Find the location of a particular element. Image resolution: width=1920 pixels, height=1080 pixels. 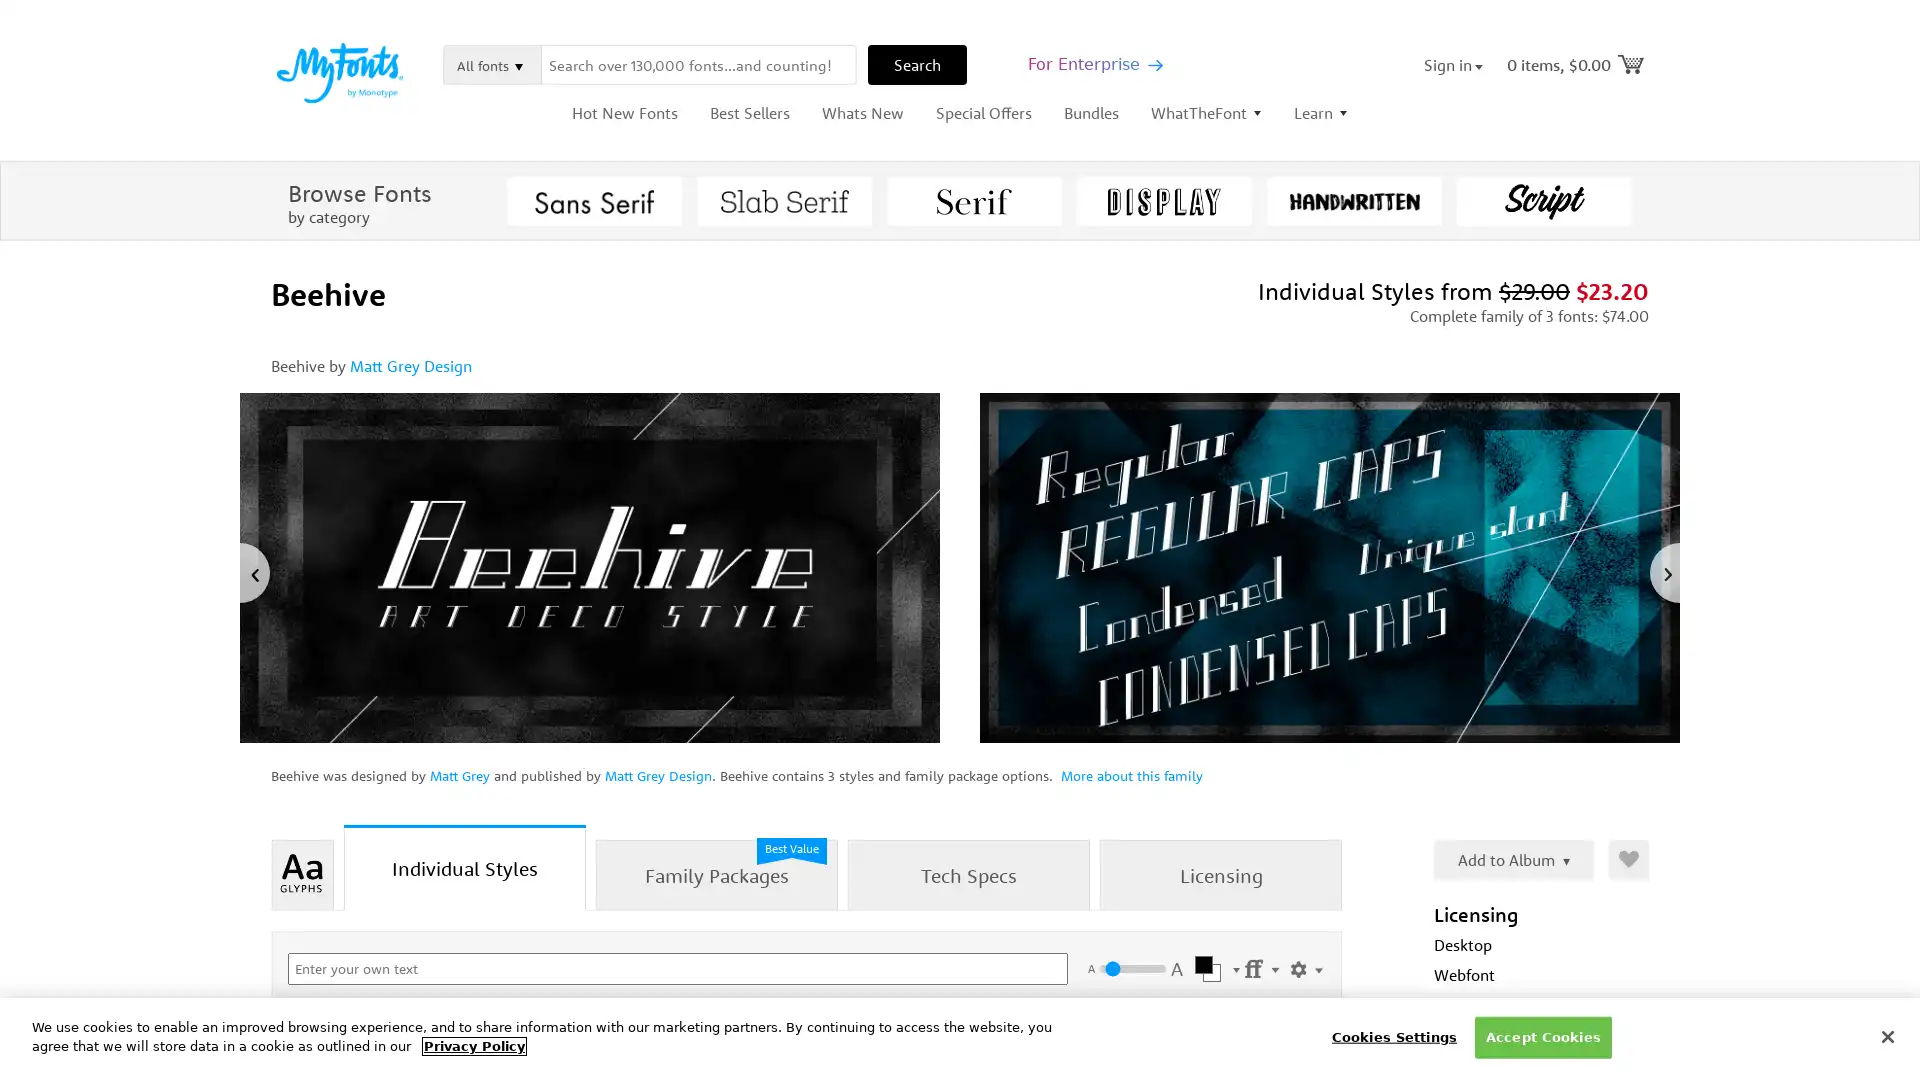

Accept Cookies is located at coordinates (1541, 1036).